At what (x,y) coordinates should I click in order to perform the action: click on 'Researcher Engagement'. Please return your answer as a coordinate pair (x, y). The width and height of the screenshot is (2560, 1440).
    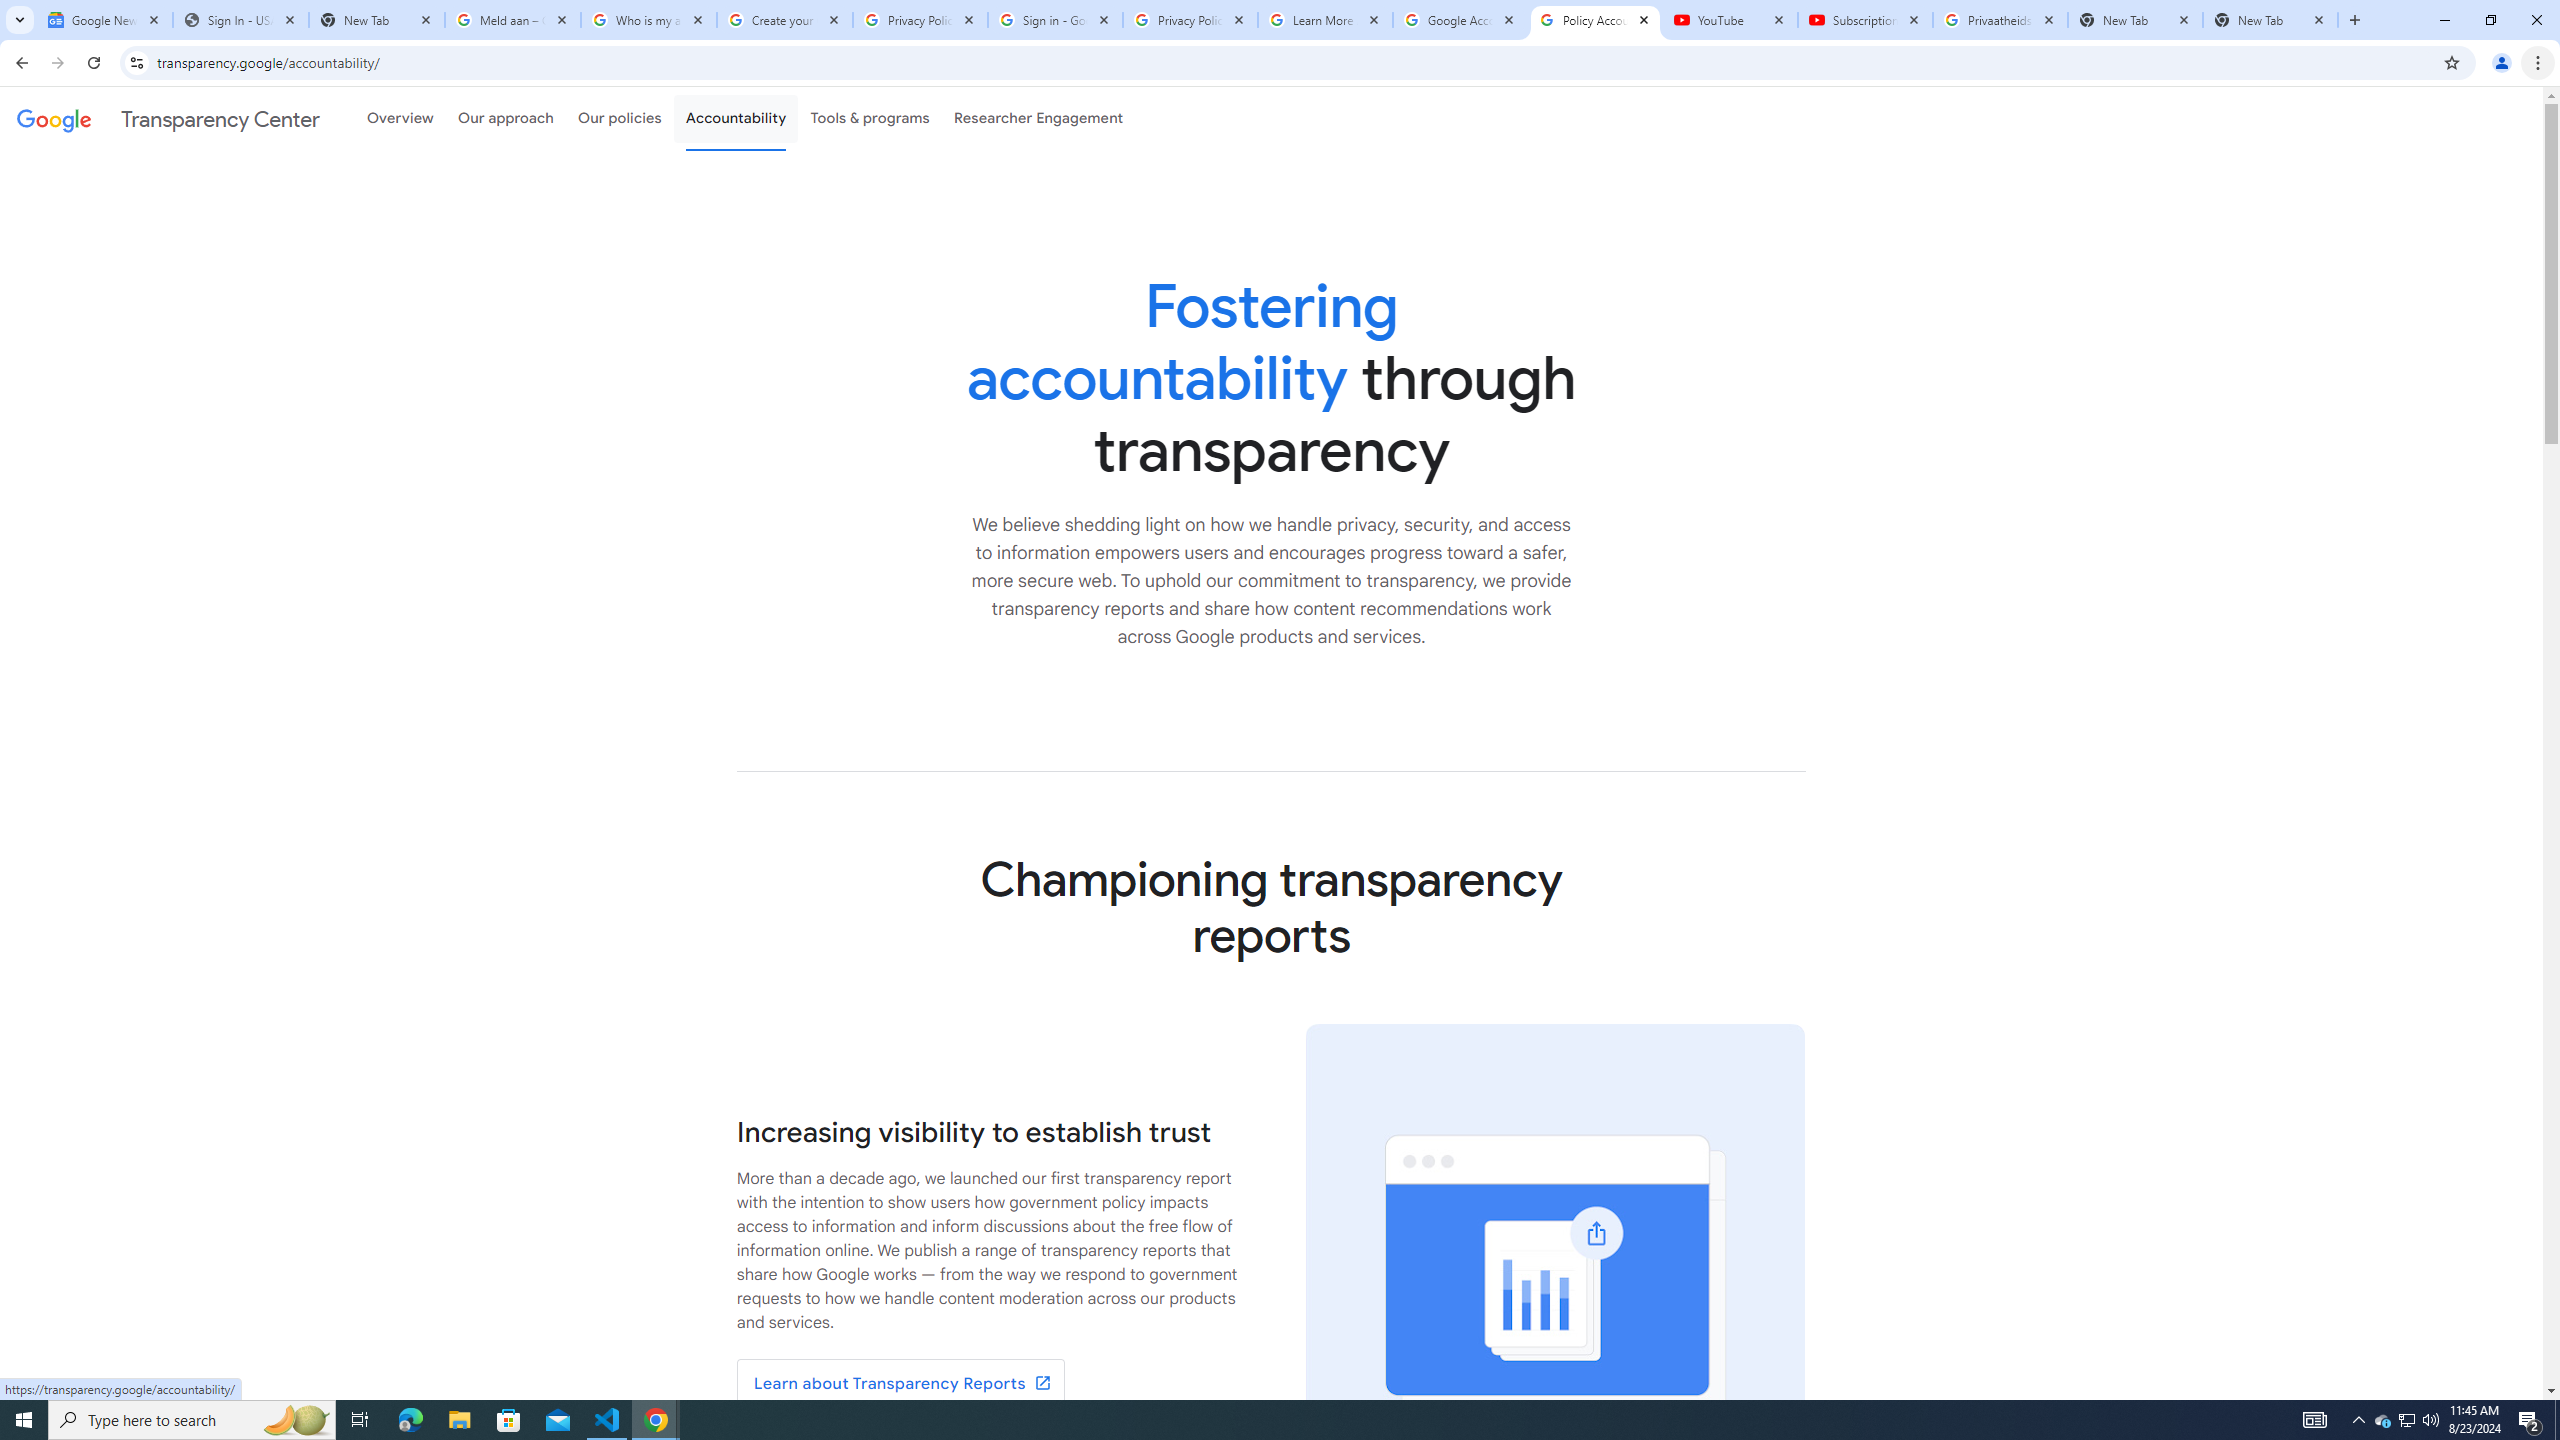
    Looking at the image, I should click on (1039, 118).